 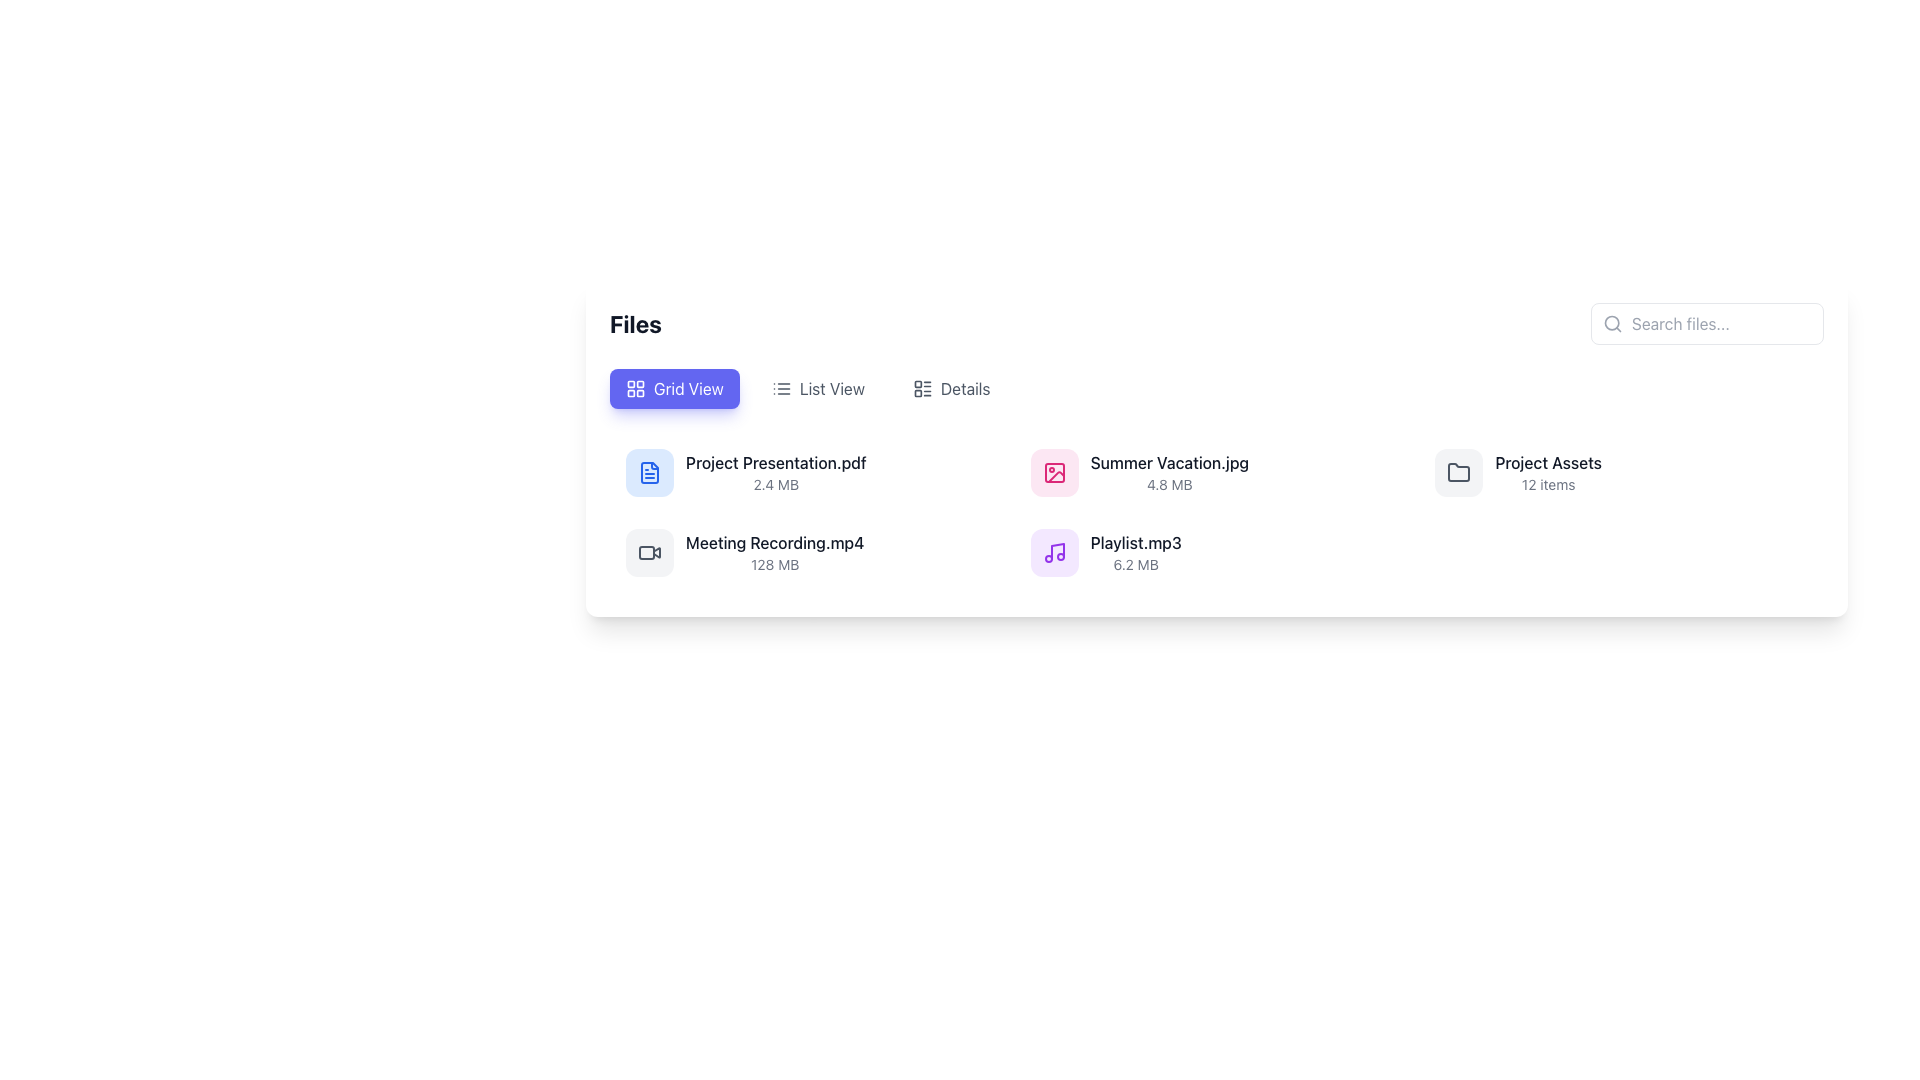 What do you see at coordinates (649, 473) in the screenshot?
I see `the blue document icon representing 'Project Presentation.pdf'` at bounding box center [649, 473].